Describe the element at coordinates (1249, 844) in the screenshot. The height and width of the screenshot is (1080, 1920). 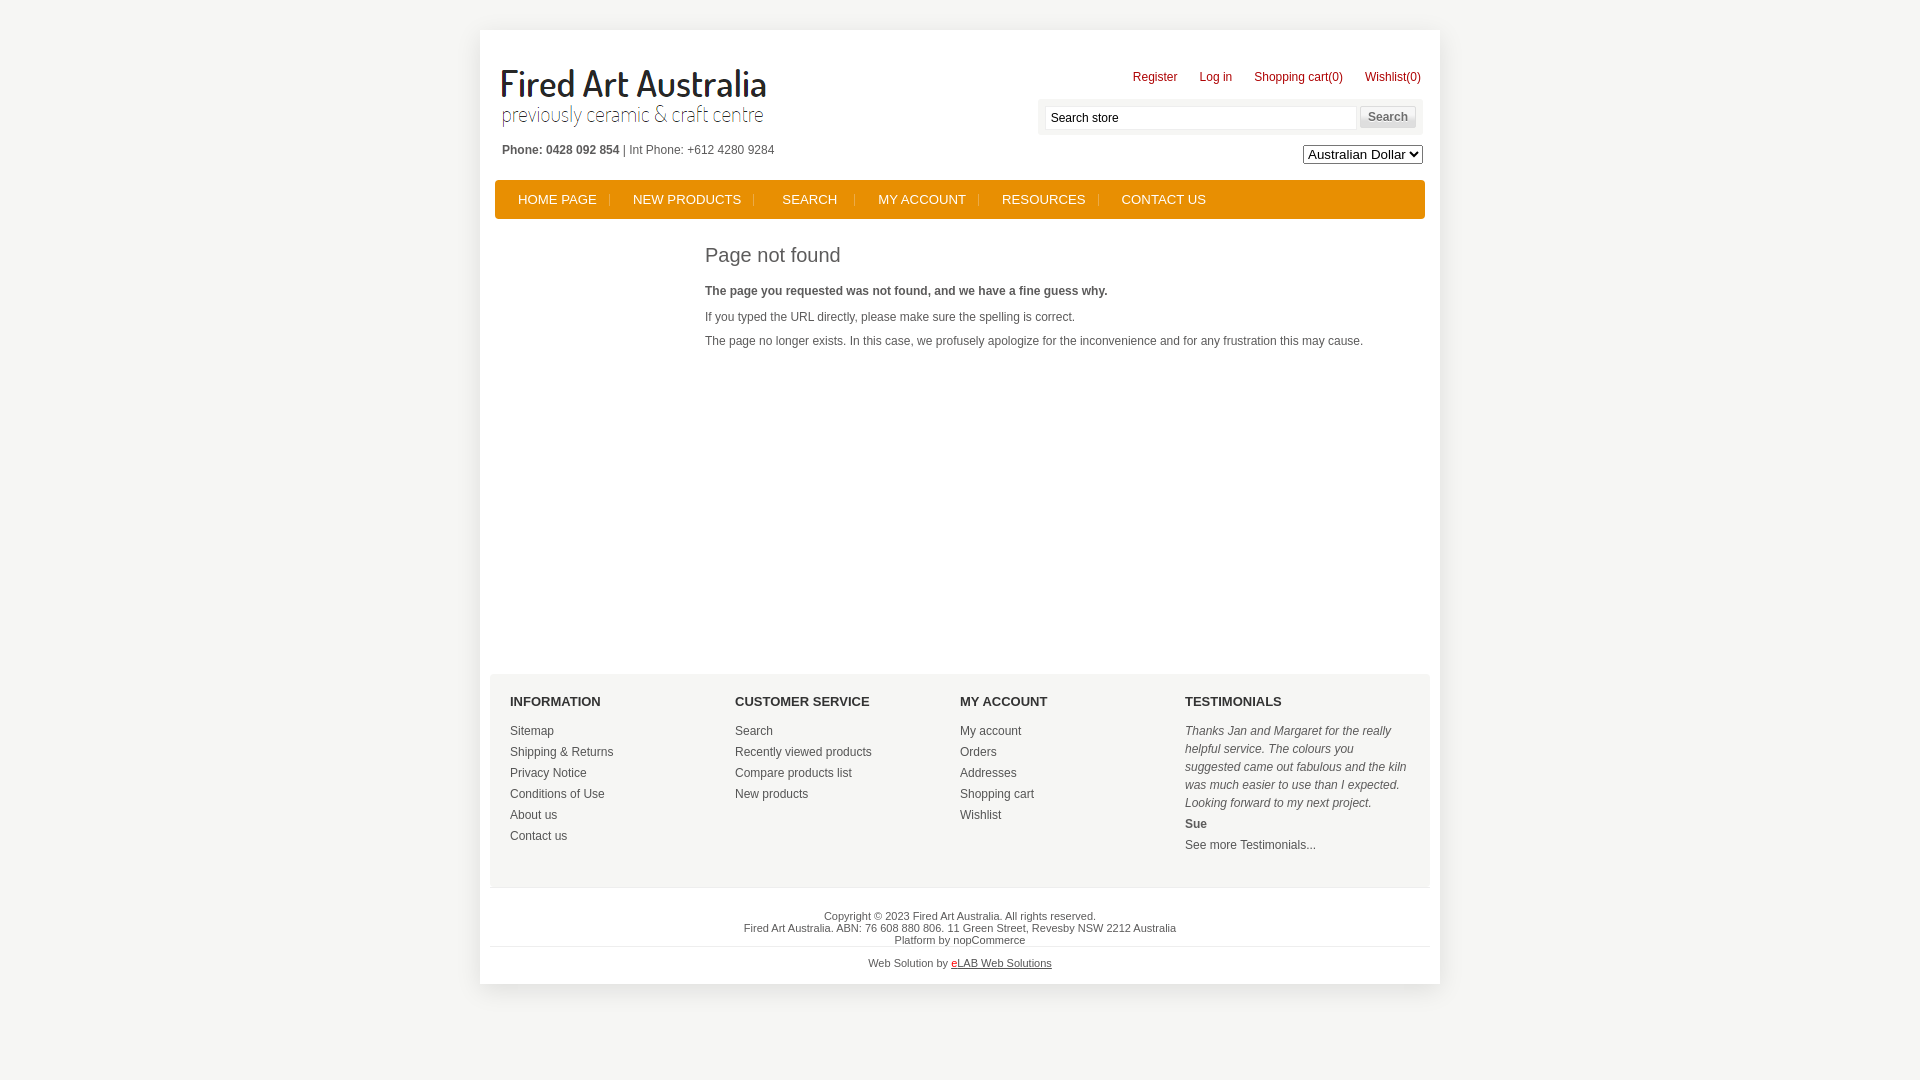
I see `'See more Testimonials...'` at that location.